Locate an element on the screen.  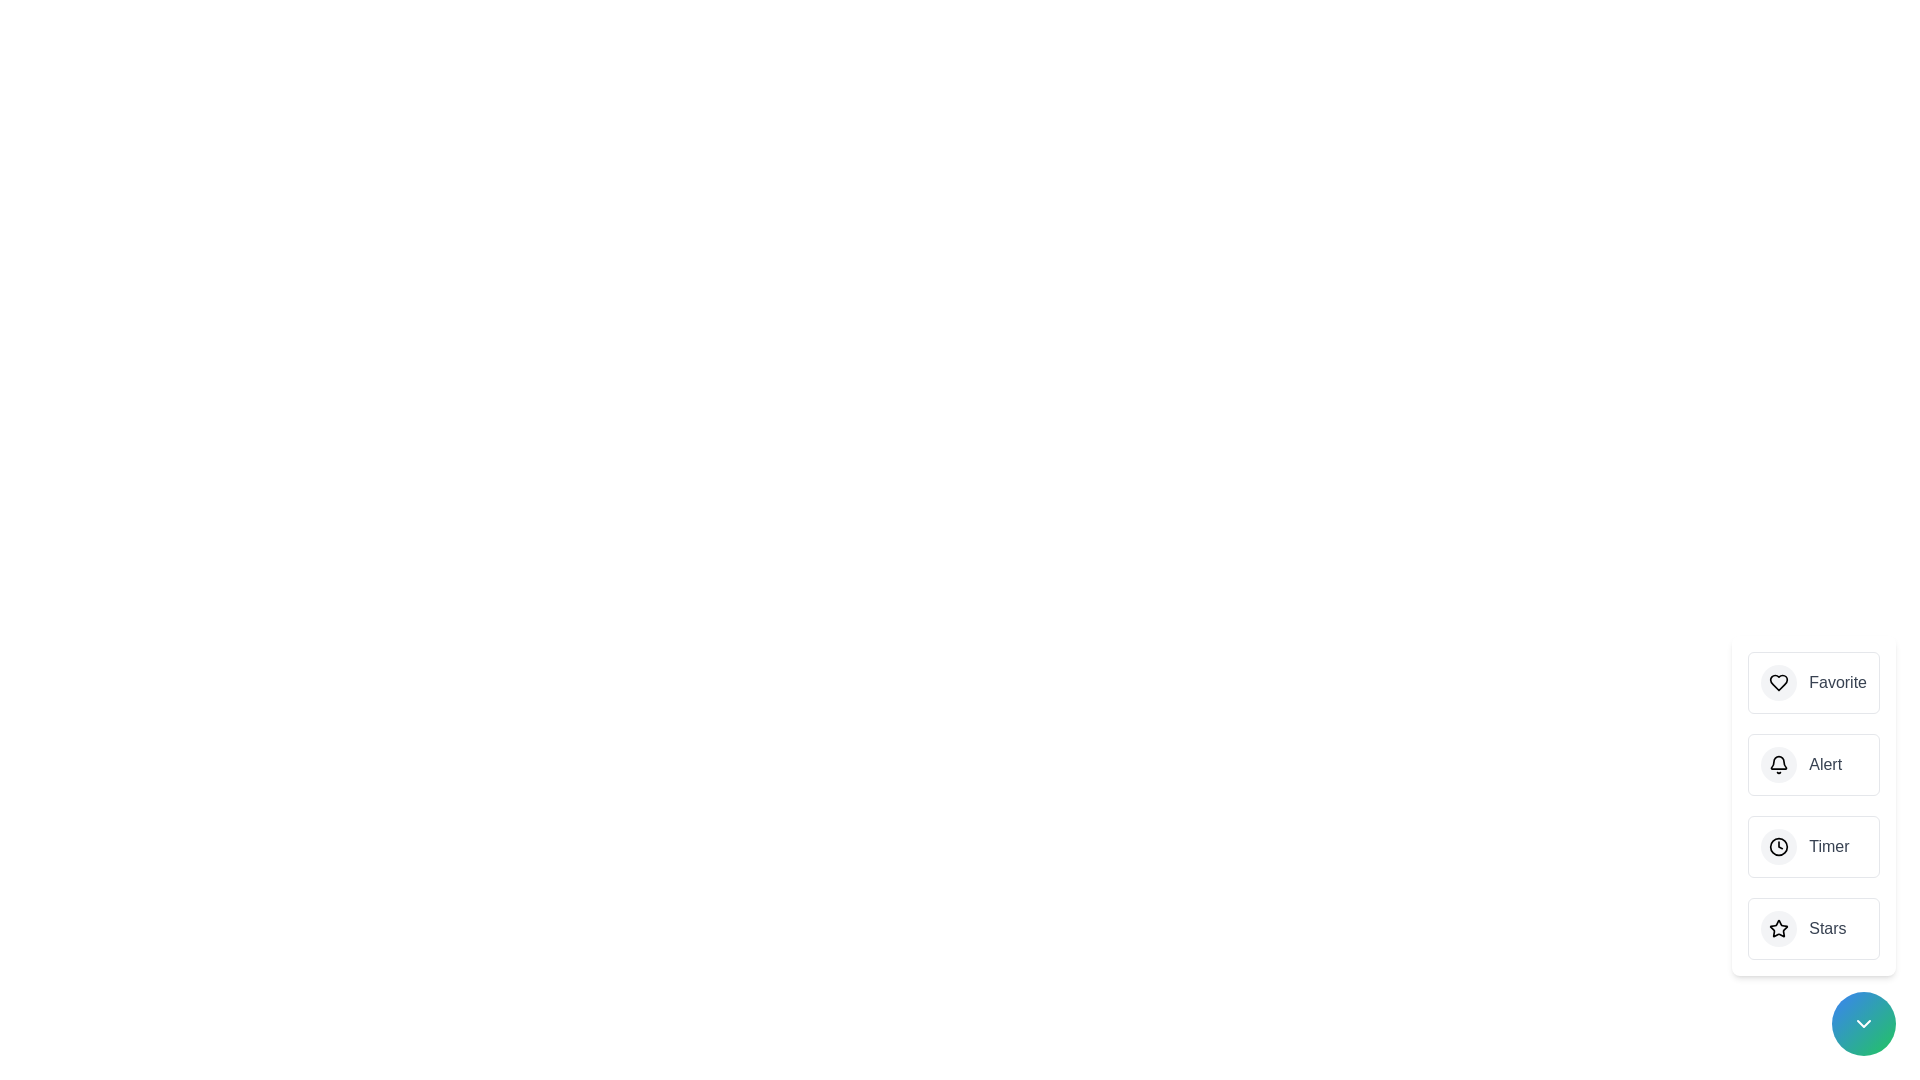
the 'Favorite' button to trigger its action is located at coordinates (1814, 681).